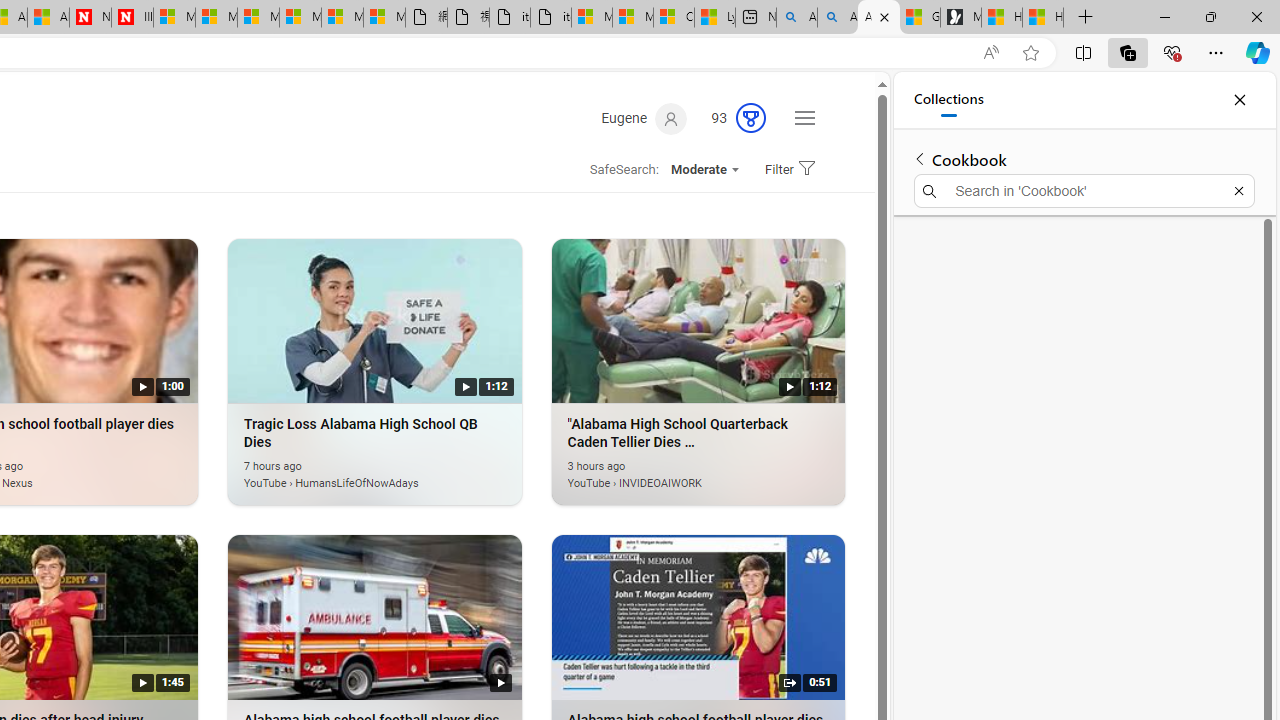 The width and height of the screenshot is (1280, 720). Describe the element at coordinates (786, 168) in the screenshot. I see `'Filter'` at that location.